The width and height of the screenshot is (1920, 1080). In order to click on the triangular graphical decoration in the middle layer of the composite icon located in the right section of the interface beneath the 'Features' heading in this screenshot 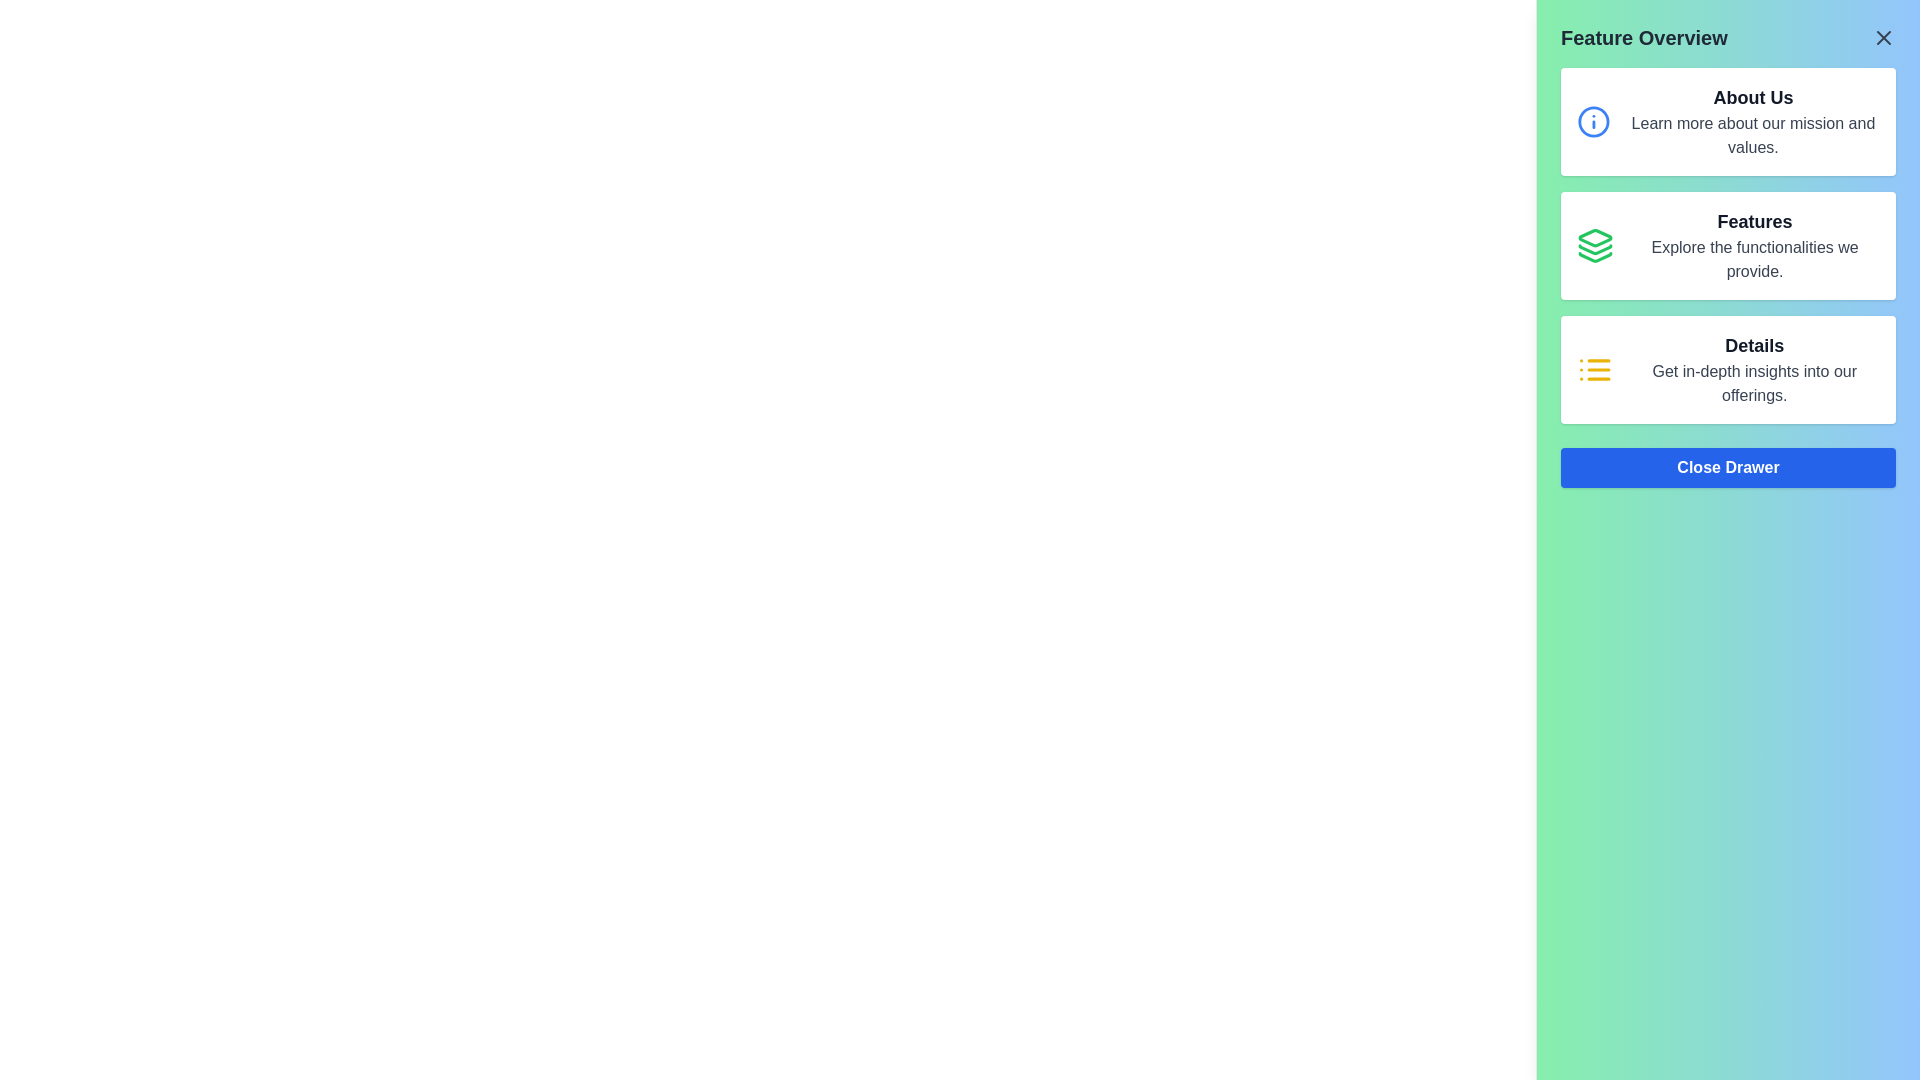, I will do `click(1594, 248)`.